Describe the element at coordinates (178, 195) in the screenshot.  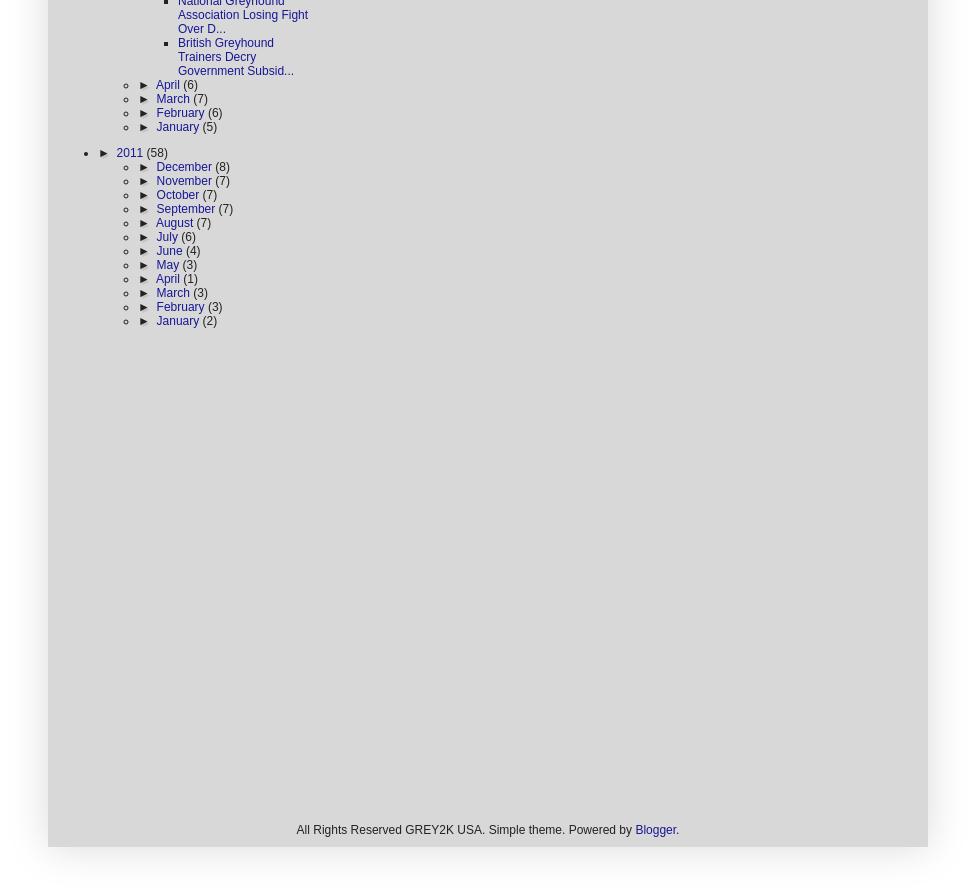
I see `'October'` at that location.